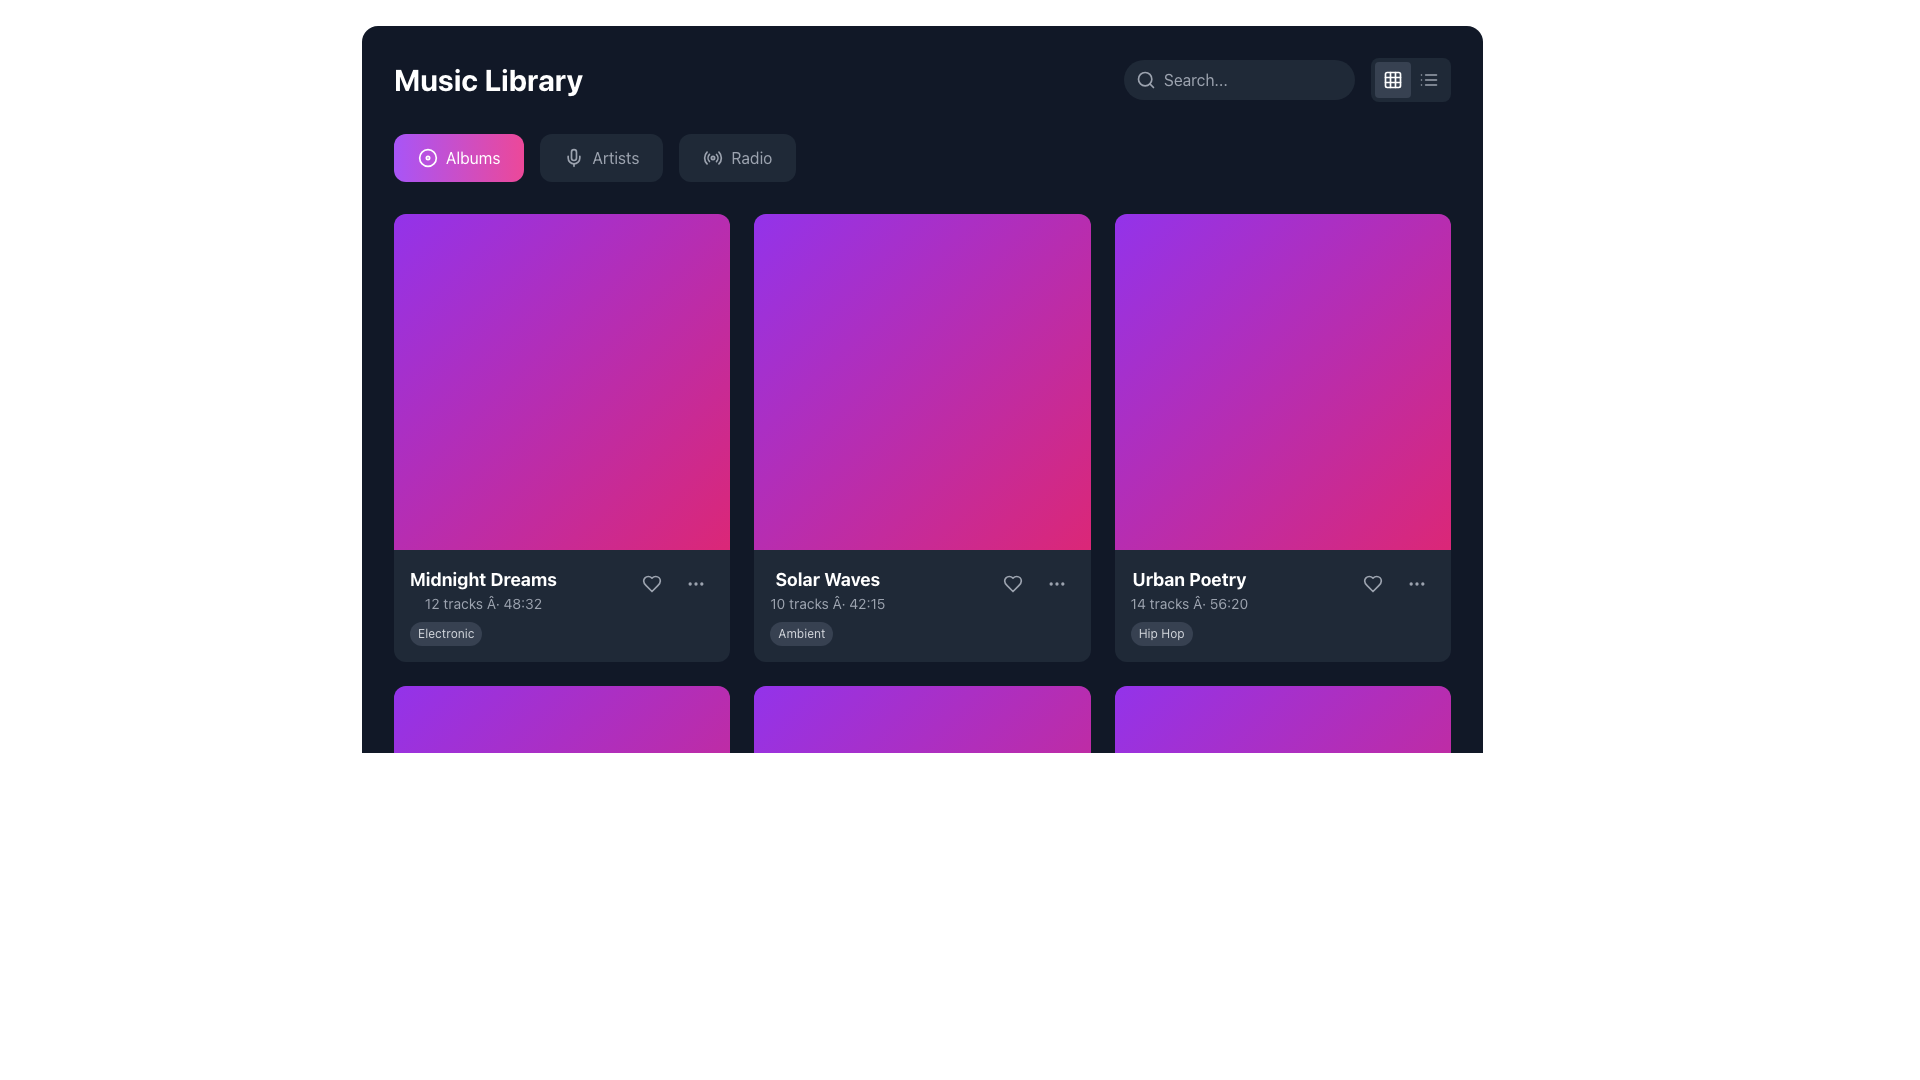 The image size is (1920, 1080). Describe the element at coordinates (736, 157) in the screenshot. I see `the 'Radio' button, which features a radio wave icon and is the third button in a horizontal group at the top of the interface` at that location.